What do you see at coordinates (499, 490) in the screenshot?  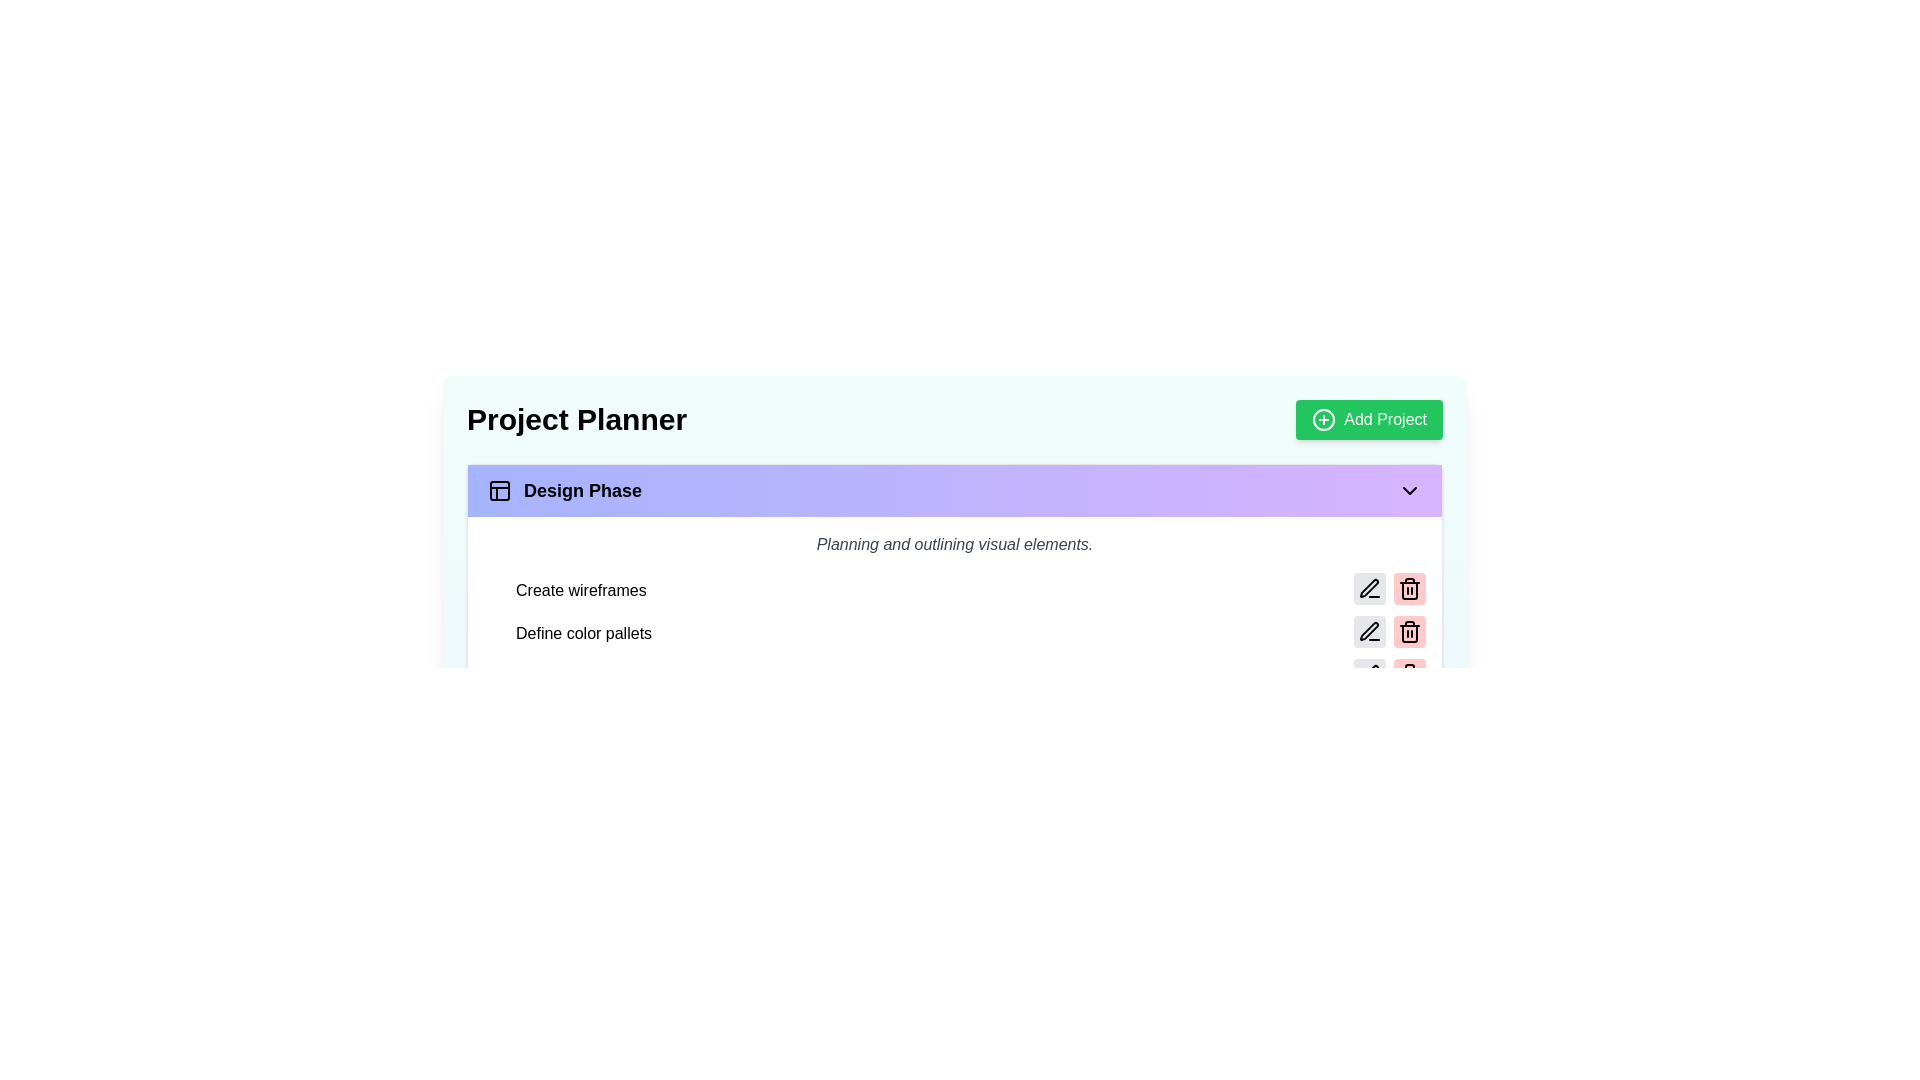 I see `the Icon representing the 'Design Phase' located in the upper-left corner of the section header adjacent to the text 'Design Phase'` at bounding box center [499, 490].